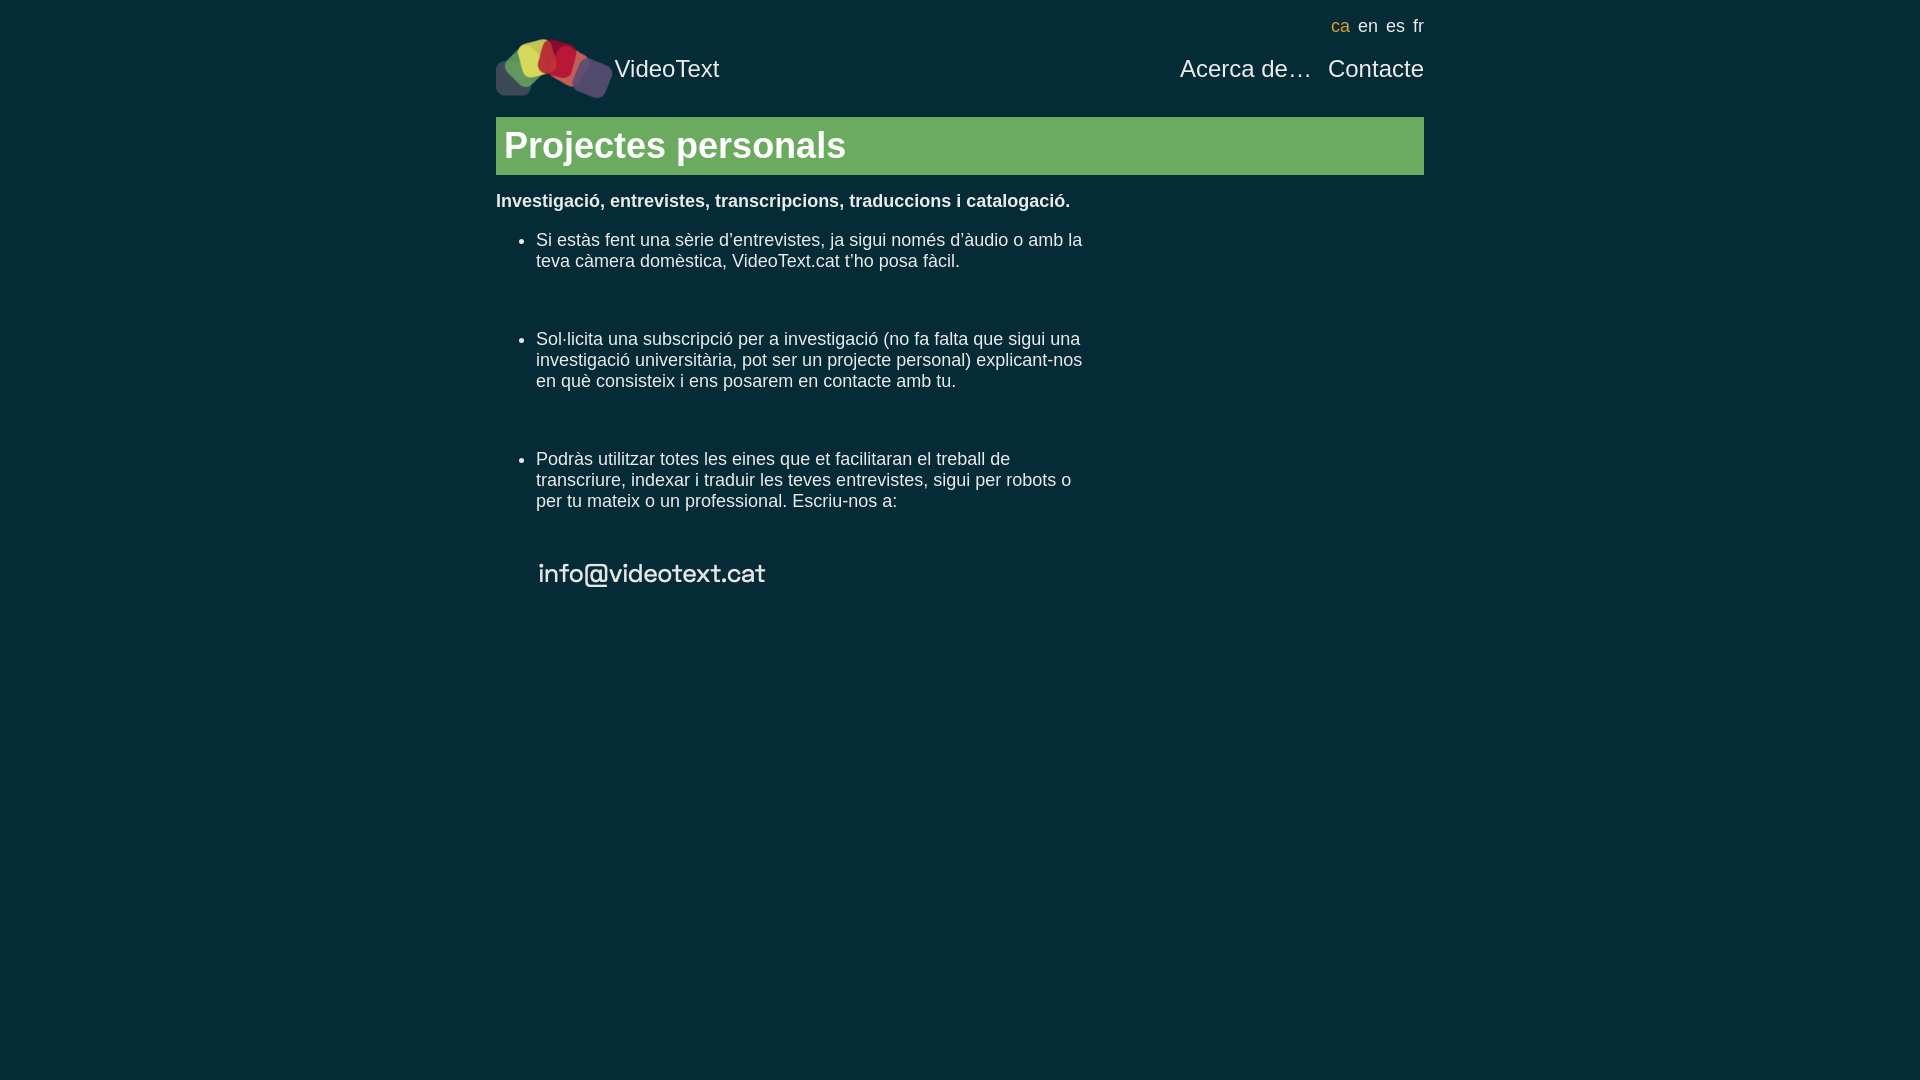 The height and width of the screenshot is (1080, 1920). What do you see at coordinates (1375, 67) in the screenshot?
I see `'Contacte'` at bounding box center [1375, 67].